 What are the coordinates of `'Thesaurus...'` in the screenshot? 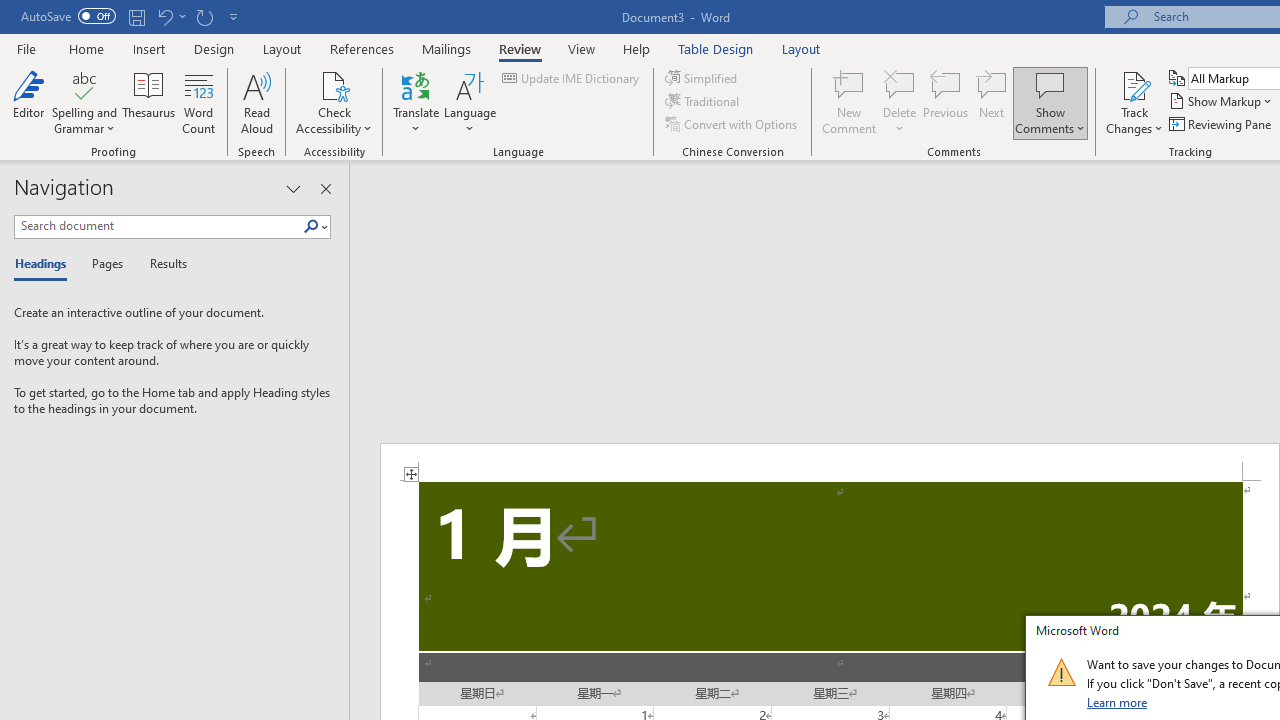 It's located at (148, 103).